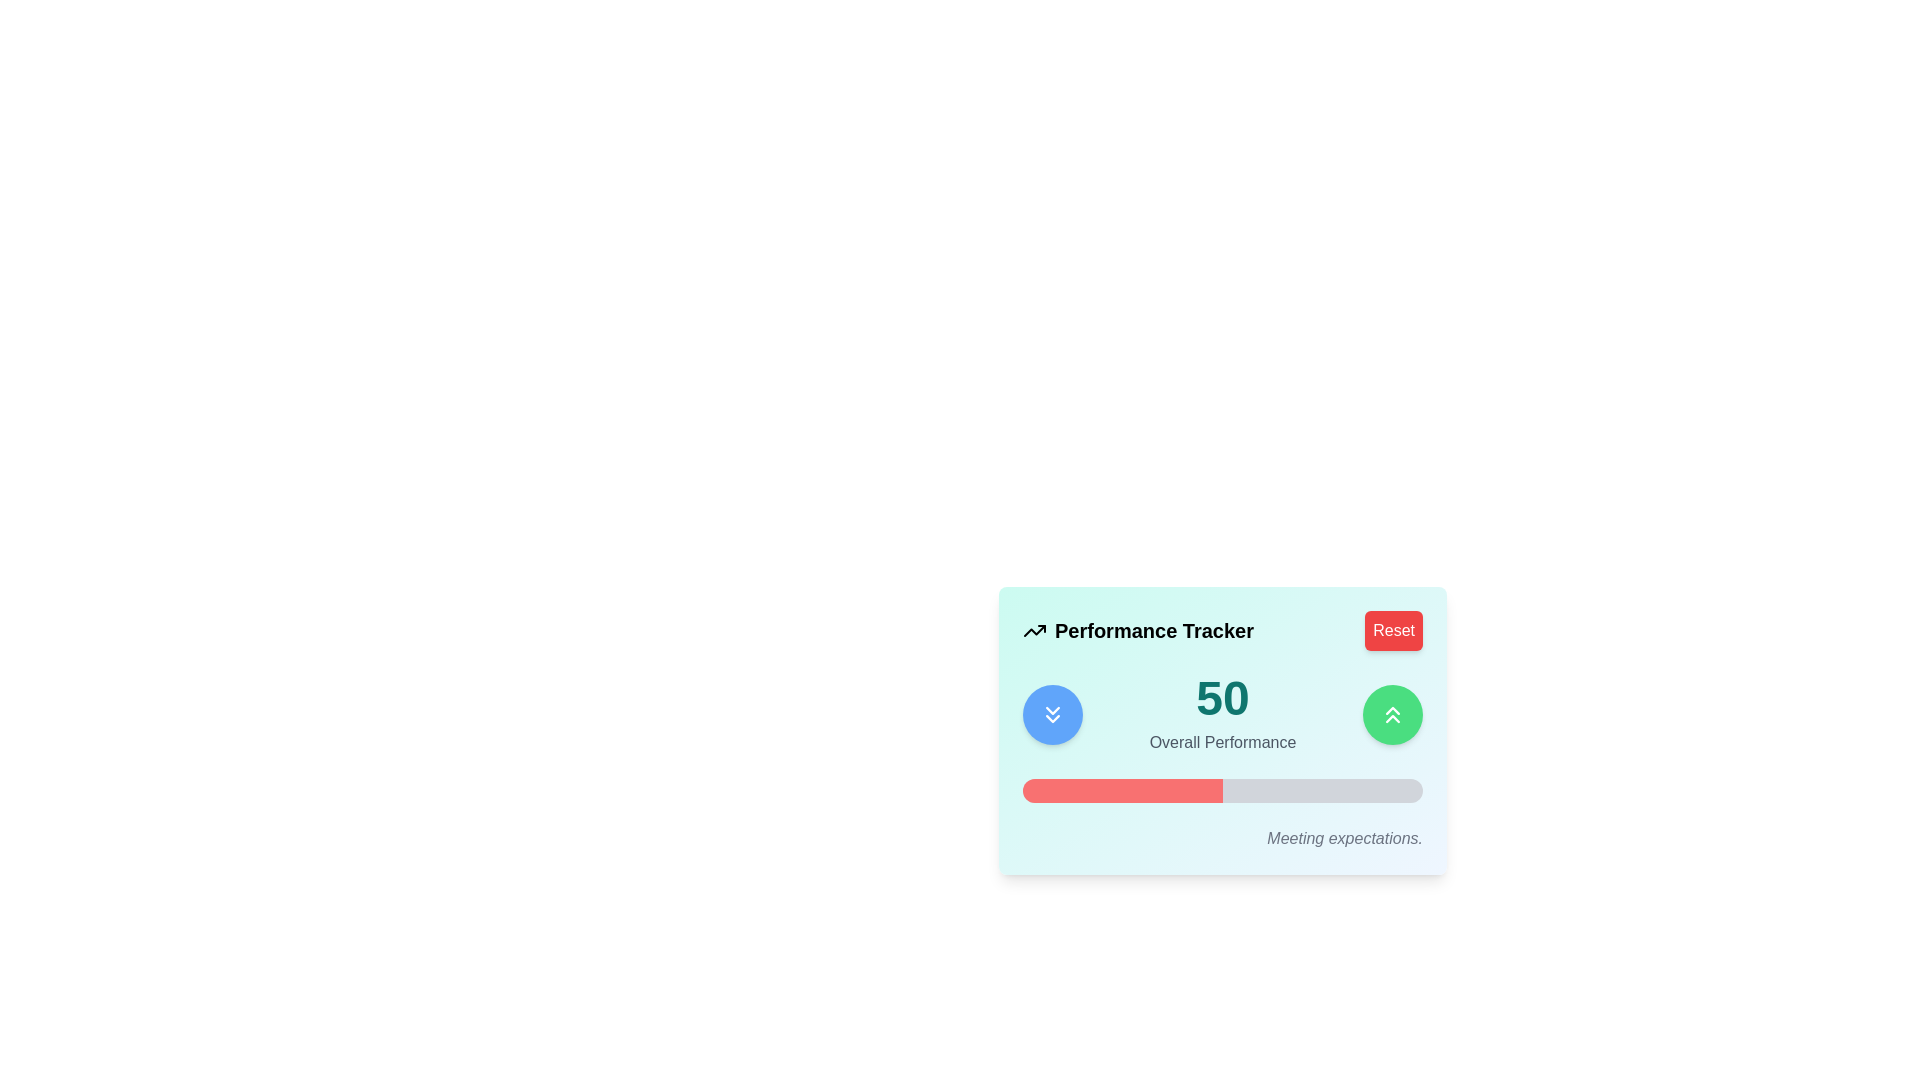  Describe the element at coordinates (1035, 631) in the screenshot. I see `the upward trending line graph icon located to the left of the 'Performance Tracker' text in the header of the dashboard card layout` at that location.